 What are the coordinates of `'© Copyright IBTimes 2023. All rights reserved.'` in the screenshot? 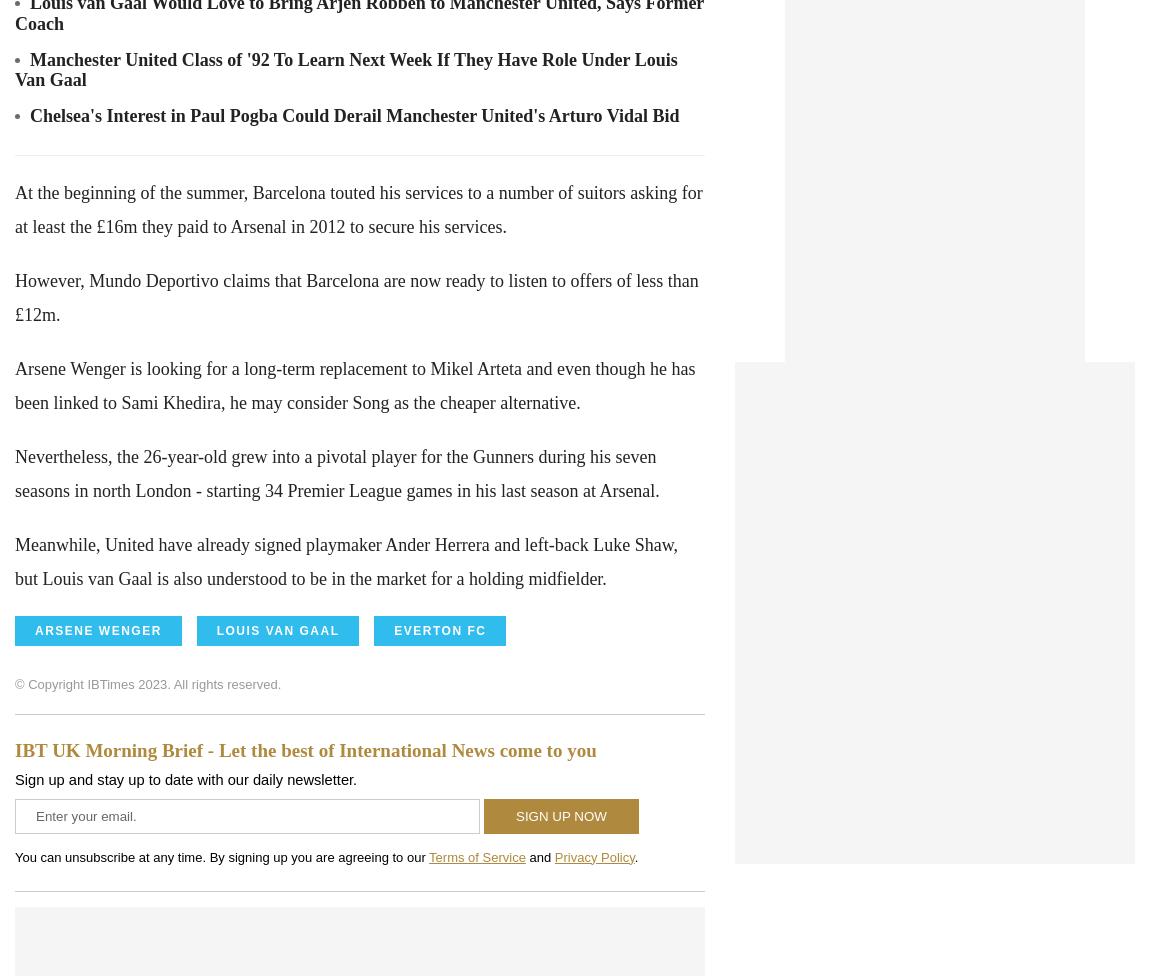 It's located at (13, 682).